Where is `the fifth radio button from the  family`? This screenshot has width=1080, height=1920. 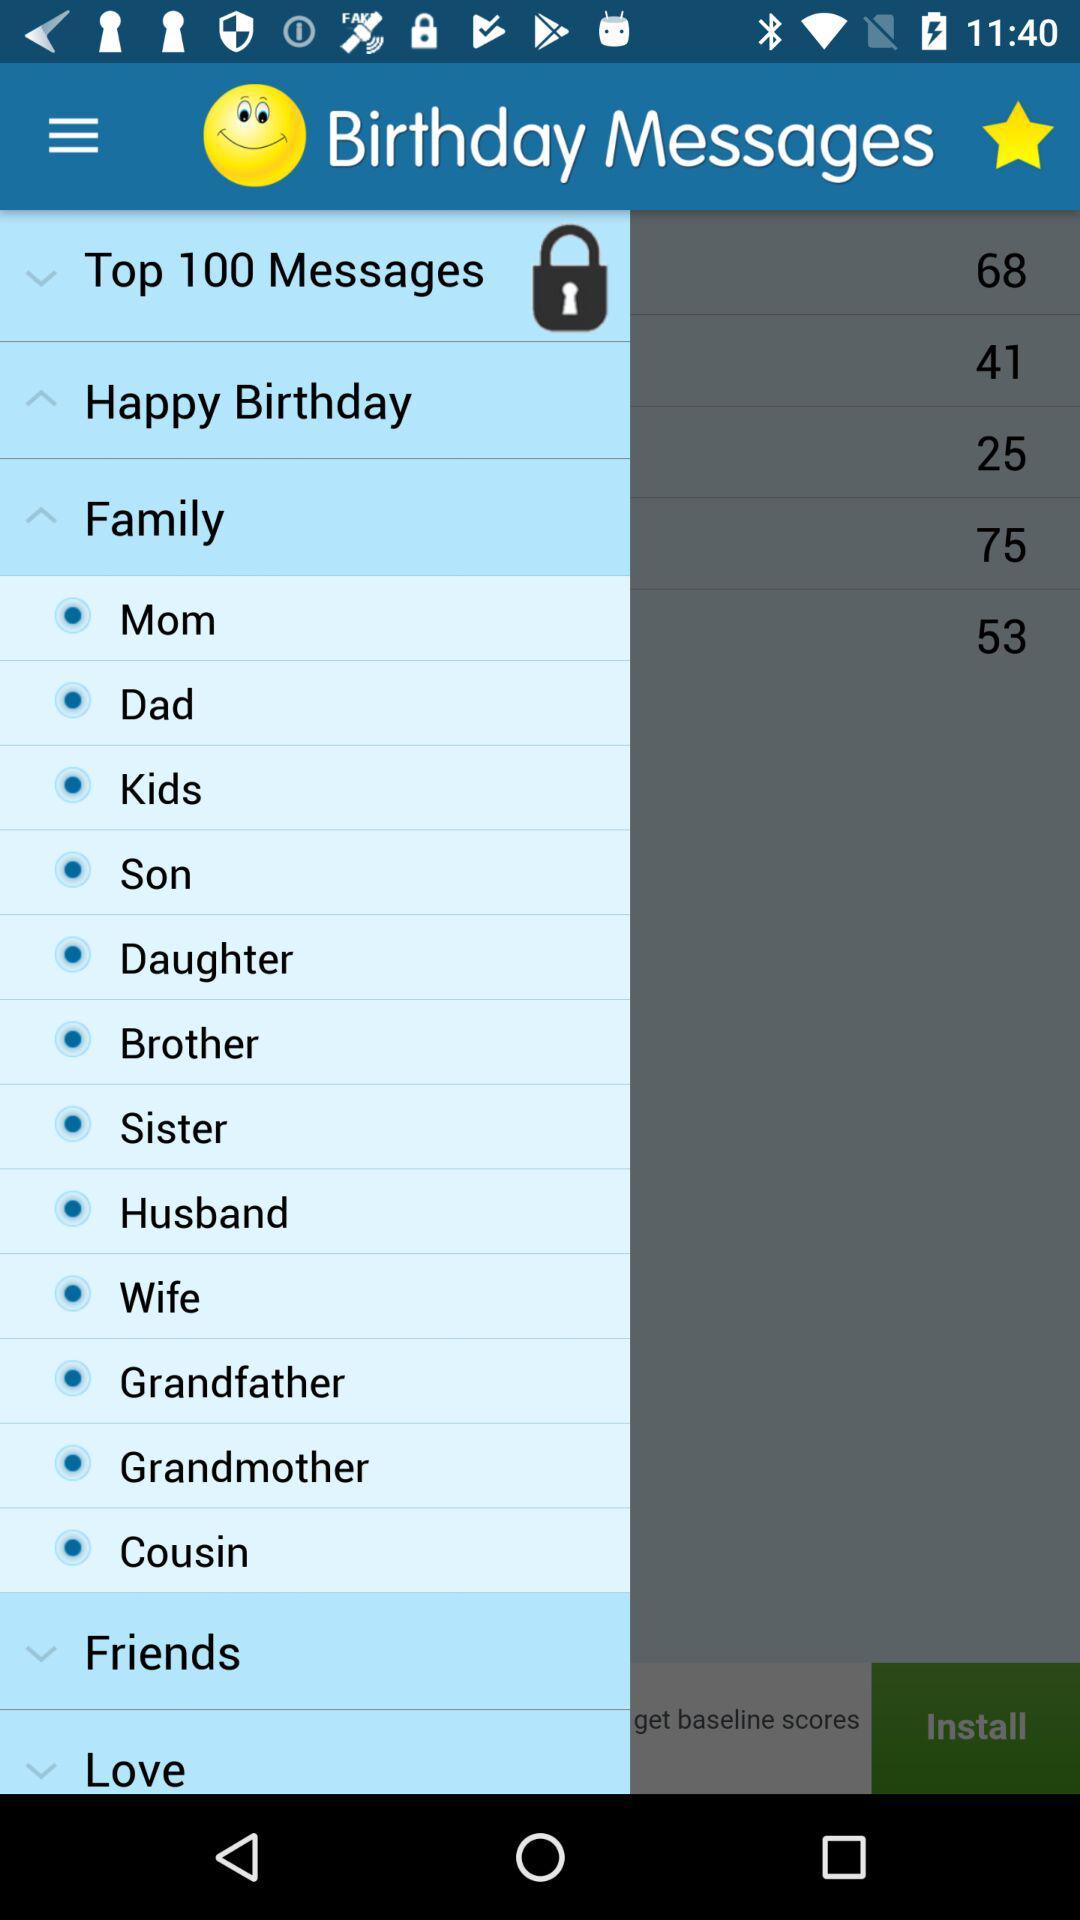 the fifth radio button from the  family is located at coordinates (72, 953).